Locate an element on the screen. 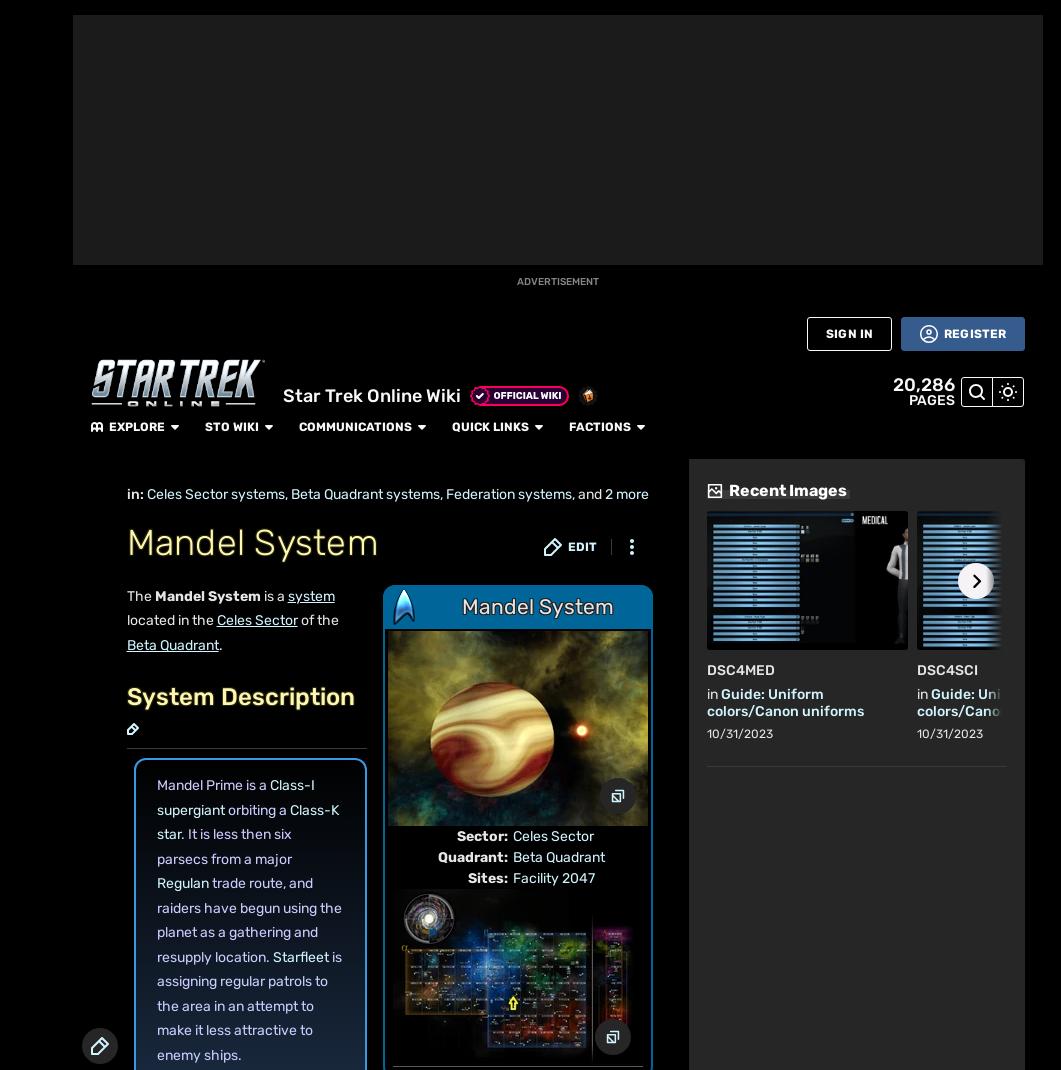  'Fantasy' is located at coordinates (164, 222).